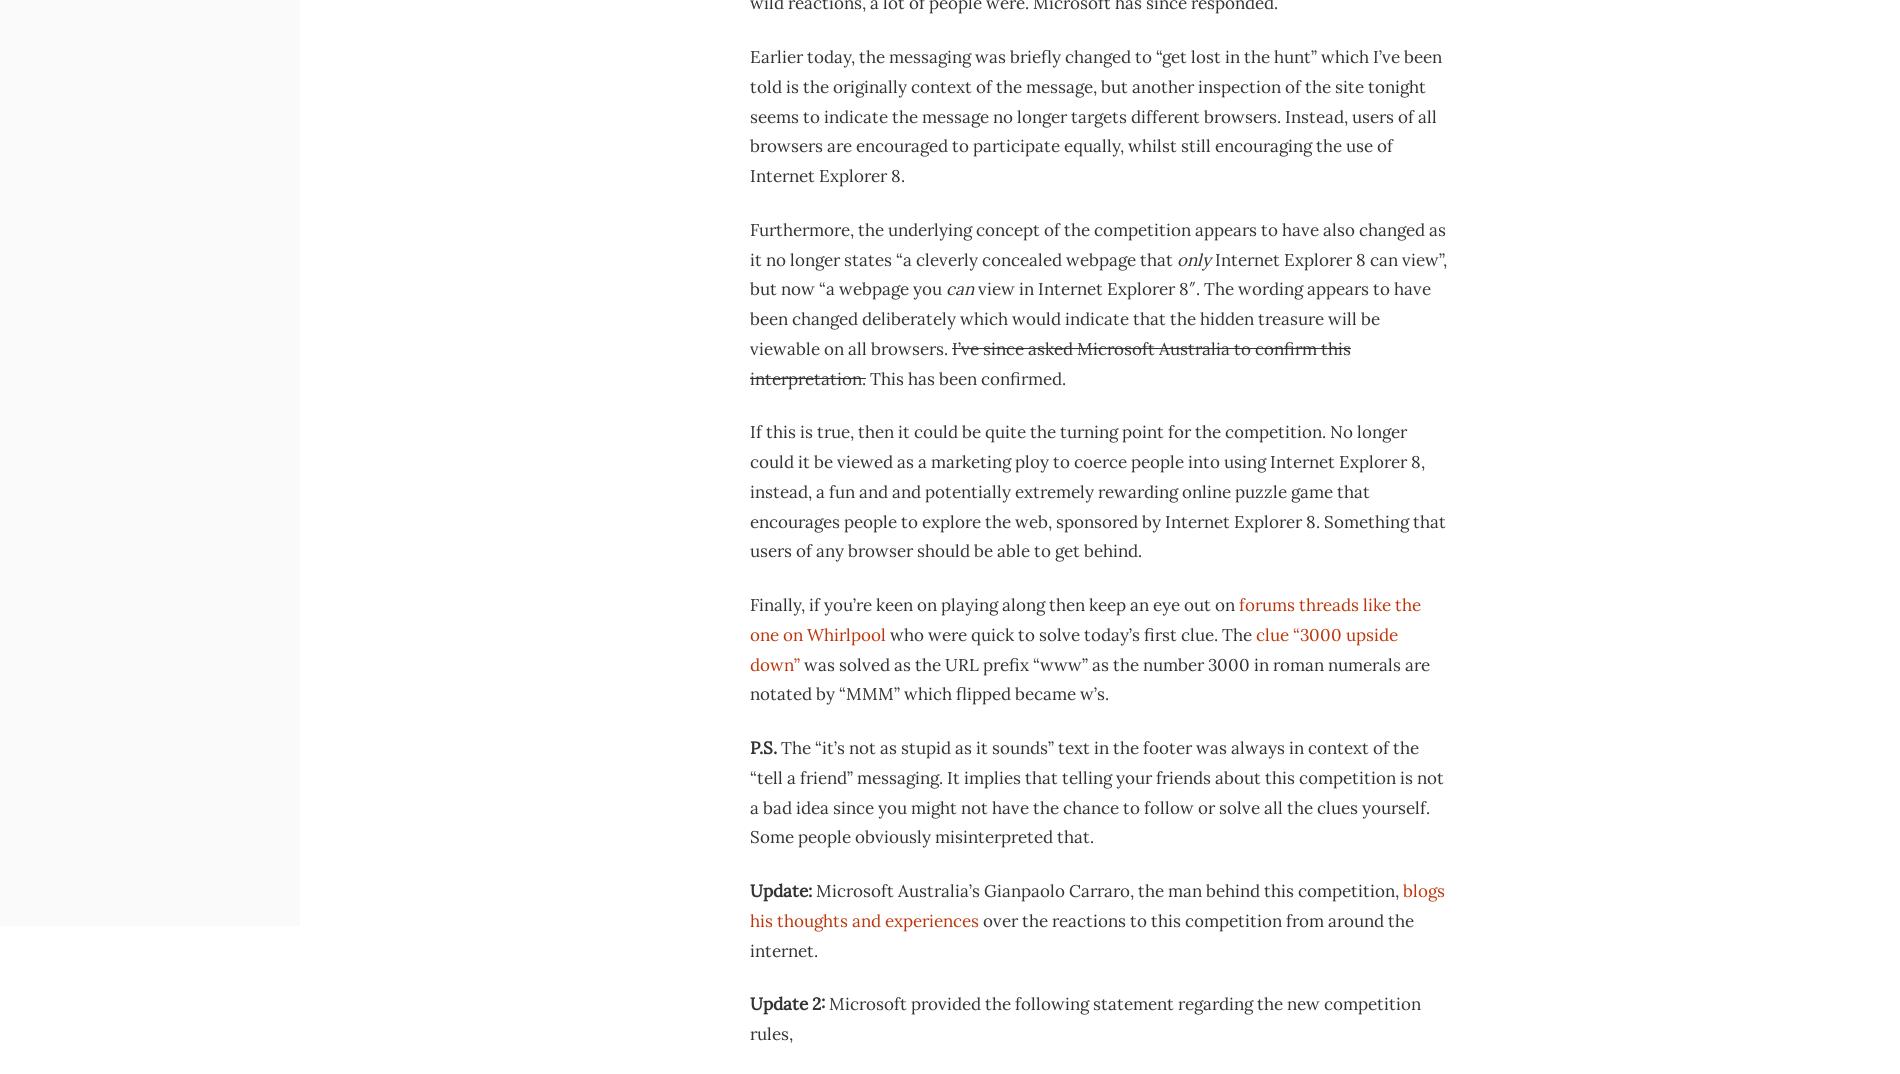  I want to click on 'P.S.', so click(762, 748).